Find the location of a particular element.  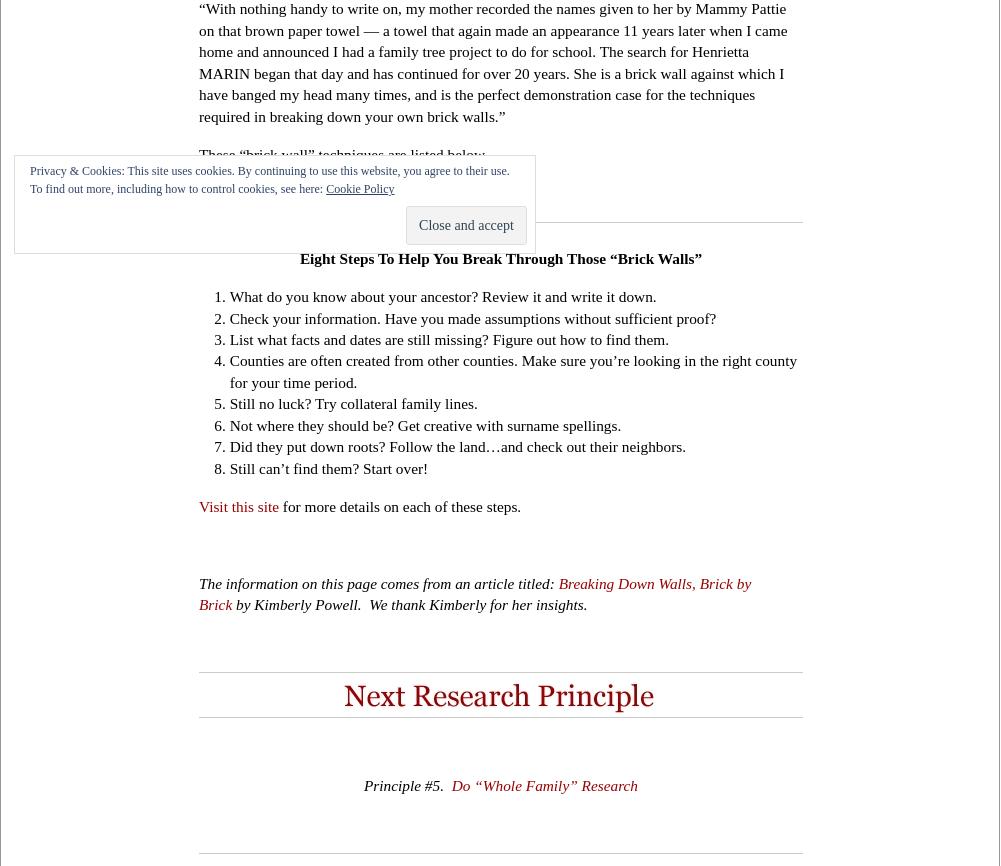

'Still no luck? Try collateral family lines.' is located at coordinates (352, 402).